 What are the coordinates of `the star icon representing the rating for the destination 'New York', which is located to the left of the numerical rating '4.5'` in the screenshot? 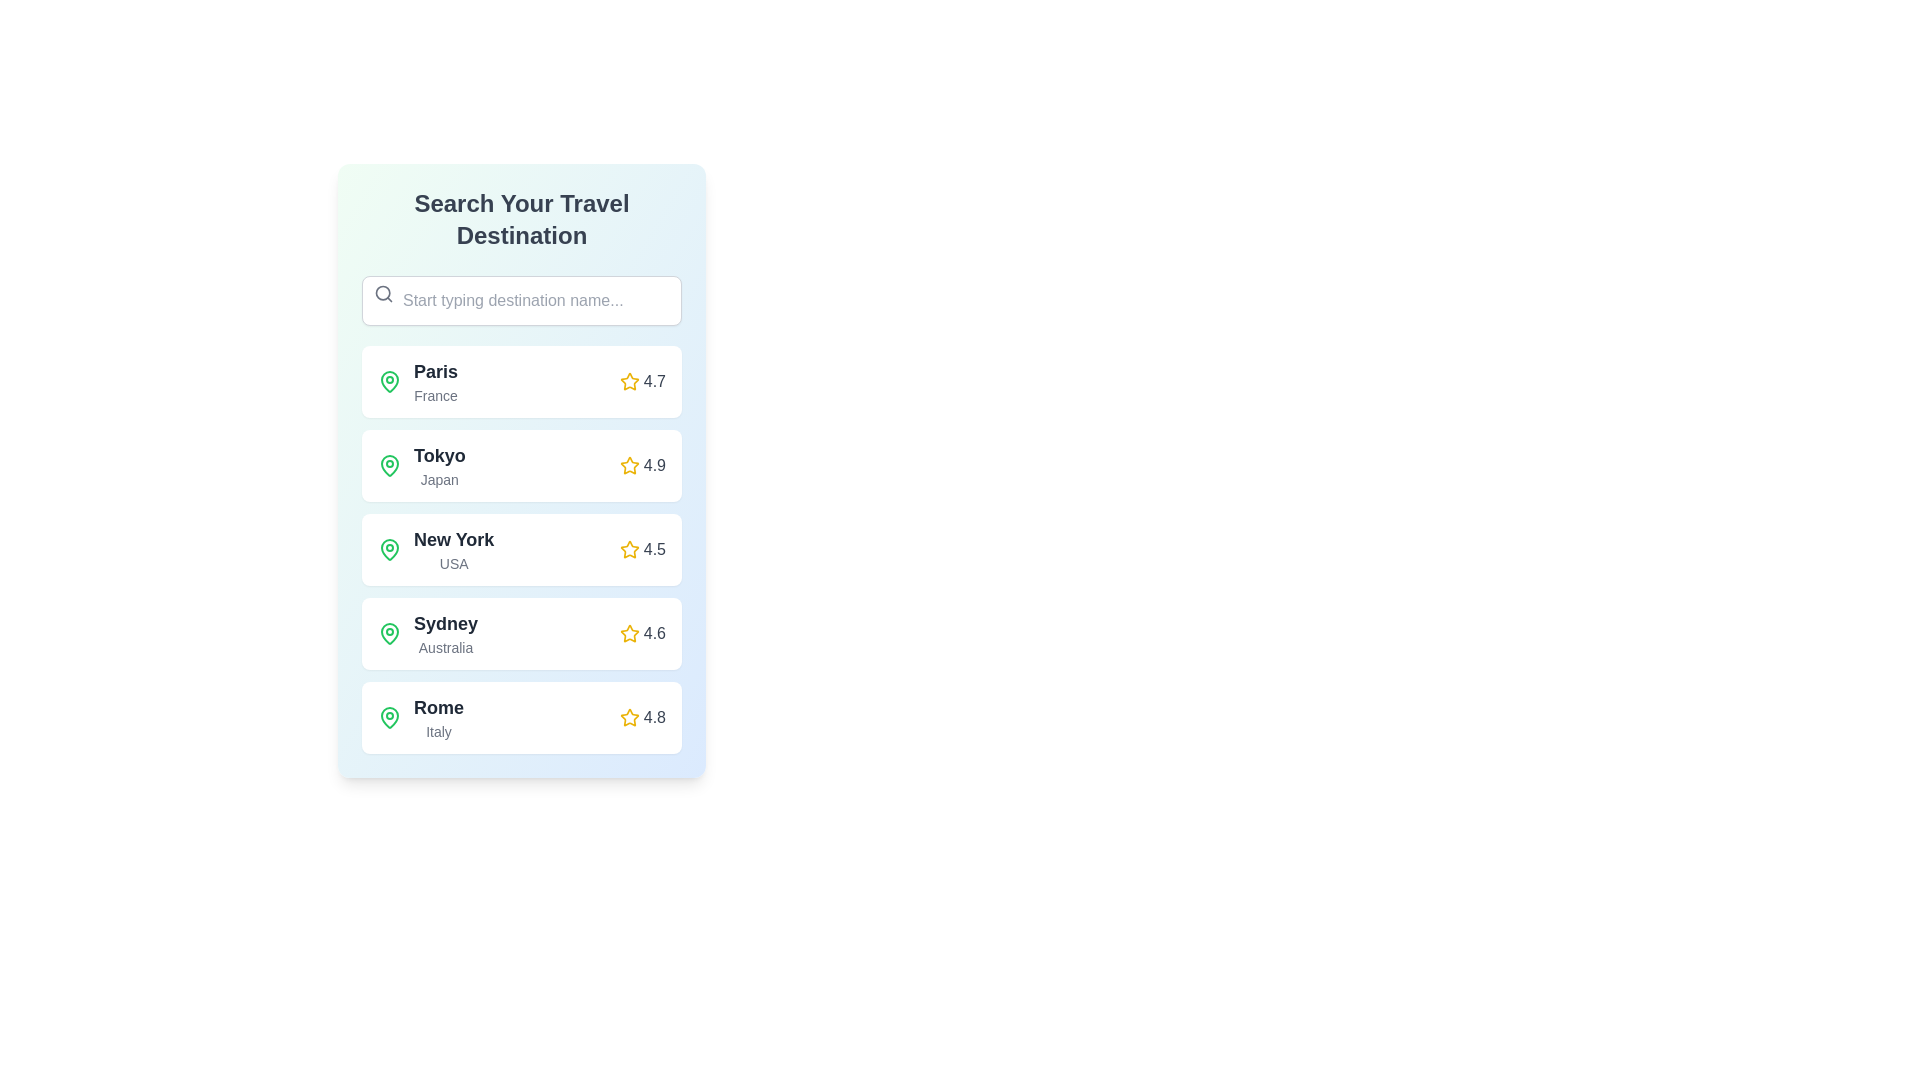 It's located at (628, 550).